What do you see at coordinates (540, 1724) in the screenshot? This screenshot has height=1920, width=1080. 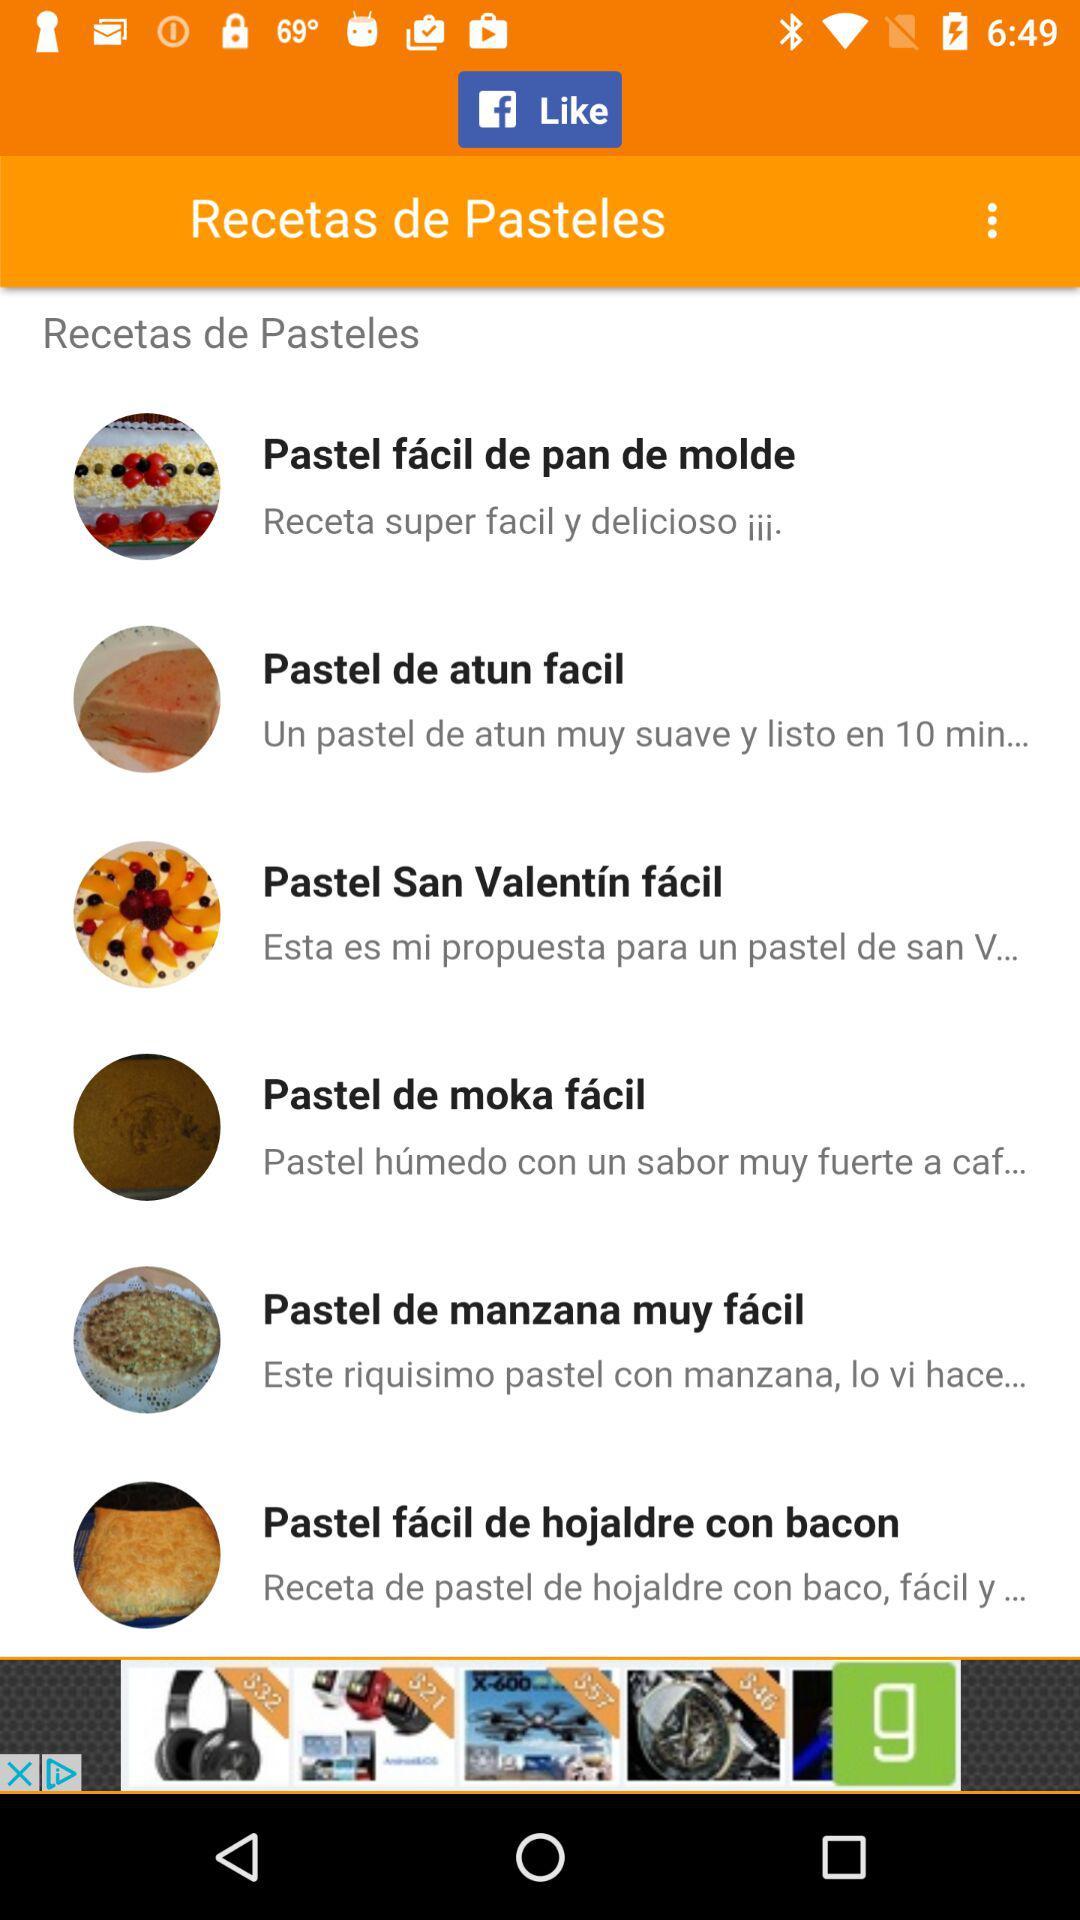 I see `advertising partner` at bounding box center [540, 1724].